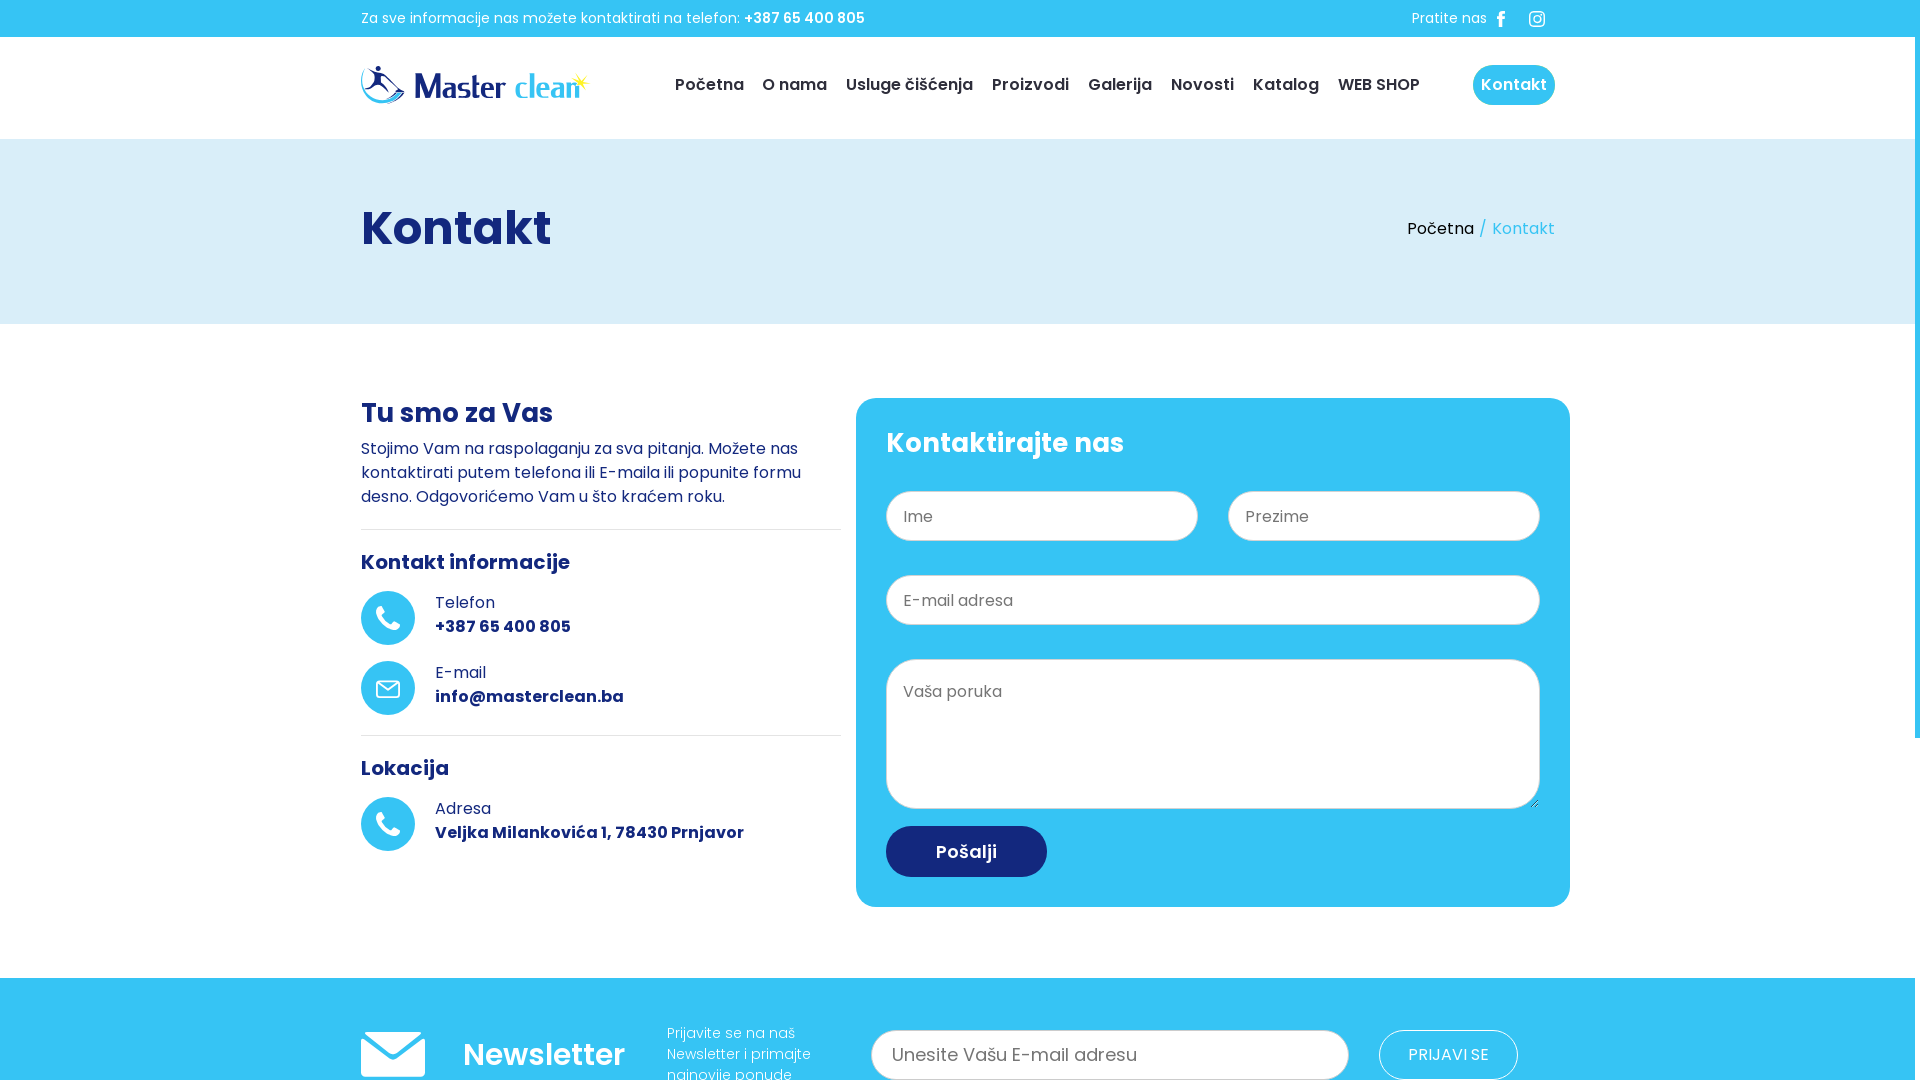 The width and height of the screenshot is (1920, 1080). What do you see at coordinates (1201, 83) in the screenshot?
I see `'Novosti'` at bounding box center [1201, 83].